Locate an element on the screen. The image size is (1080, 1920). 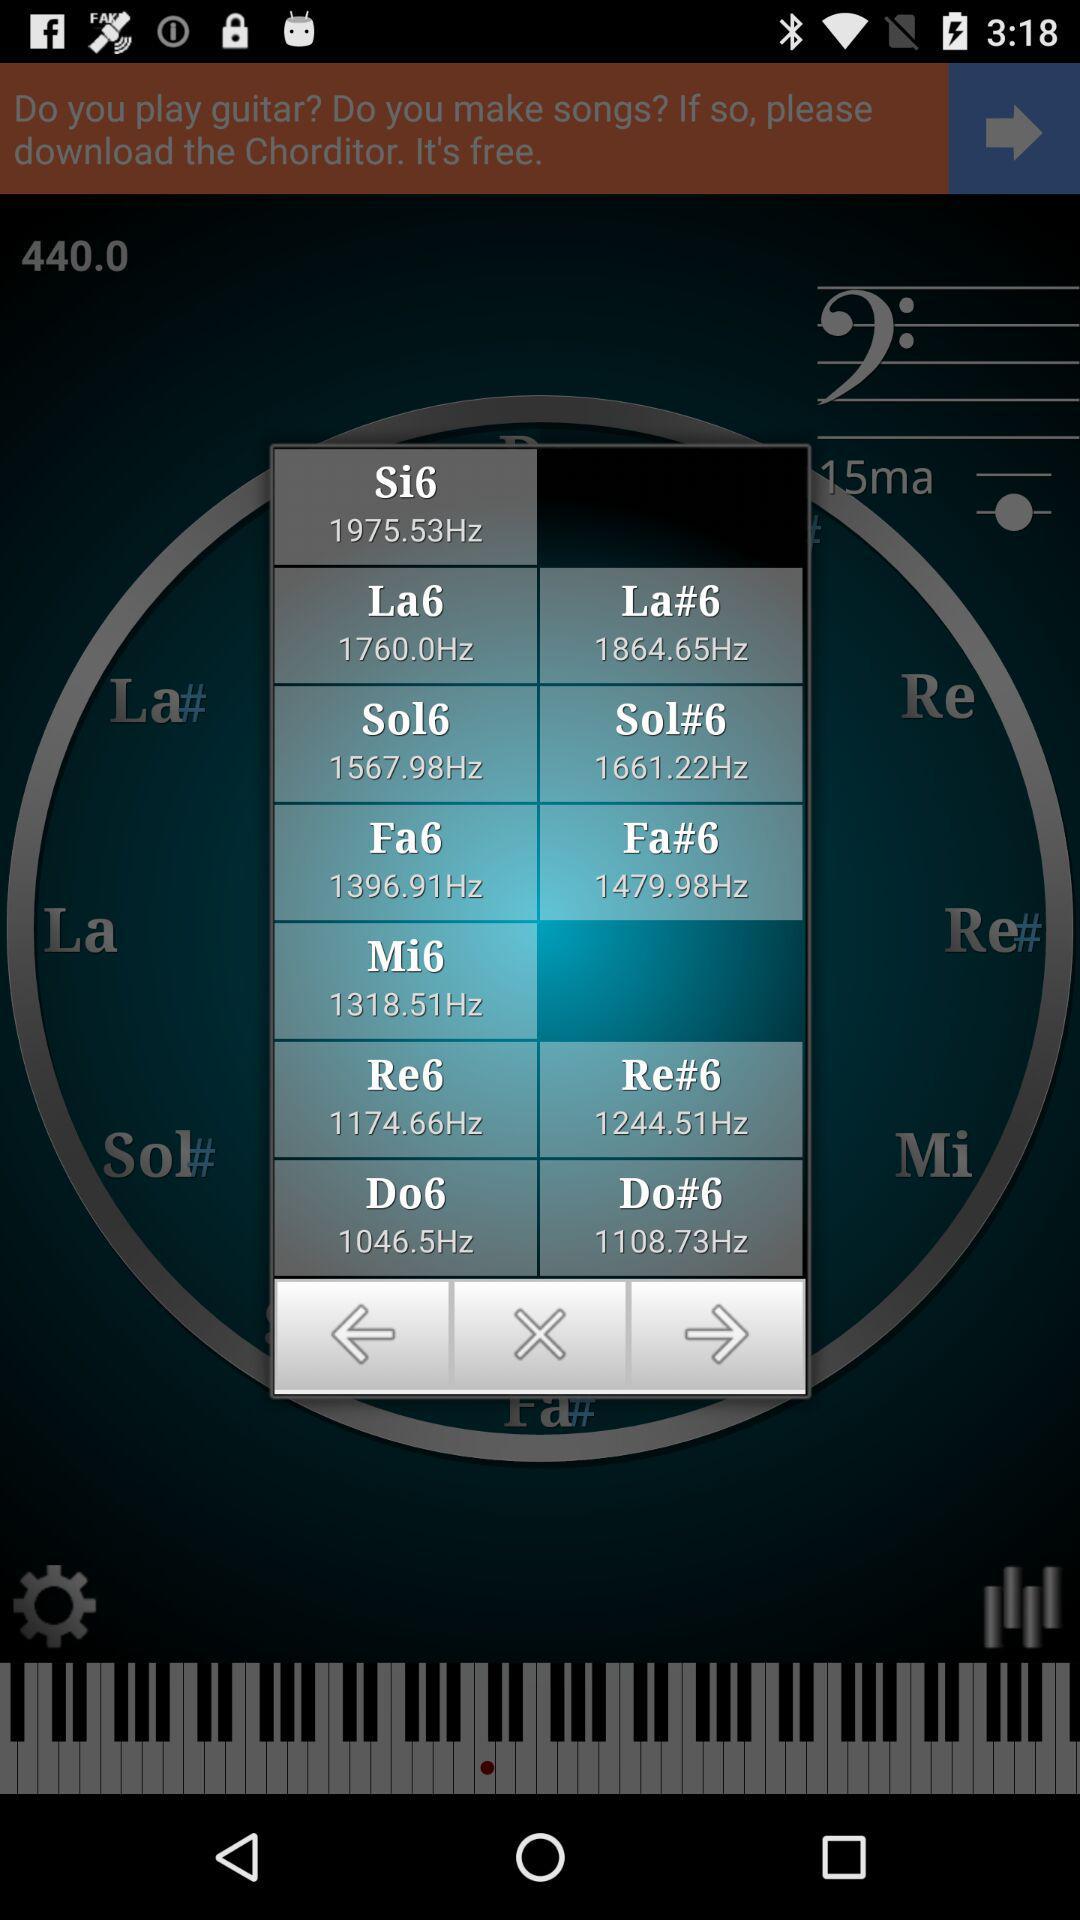
menu is located at coordinates (540, 1334).